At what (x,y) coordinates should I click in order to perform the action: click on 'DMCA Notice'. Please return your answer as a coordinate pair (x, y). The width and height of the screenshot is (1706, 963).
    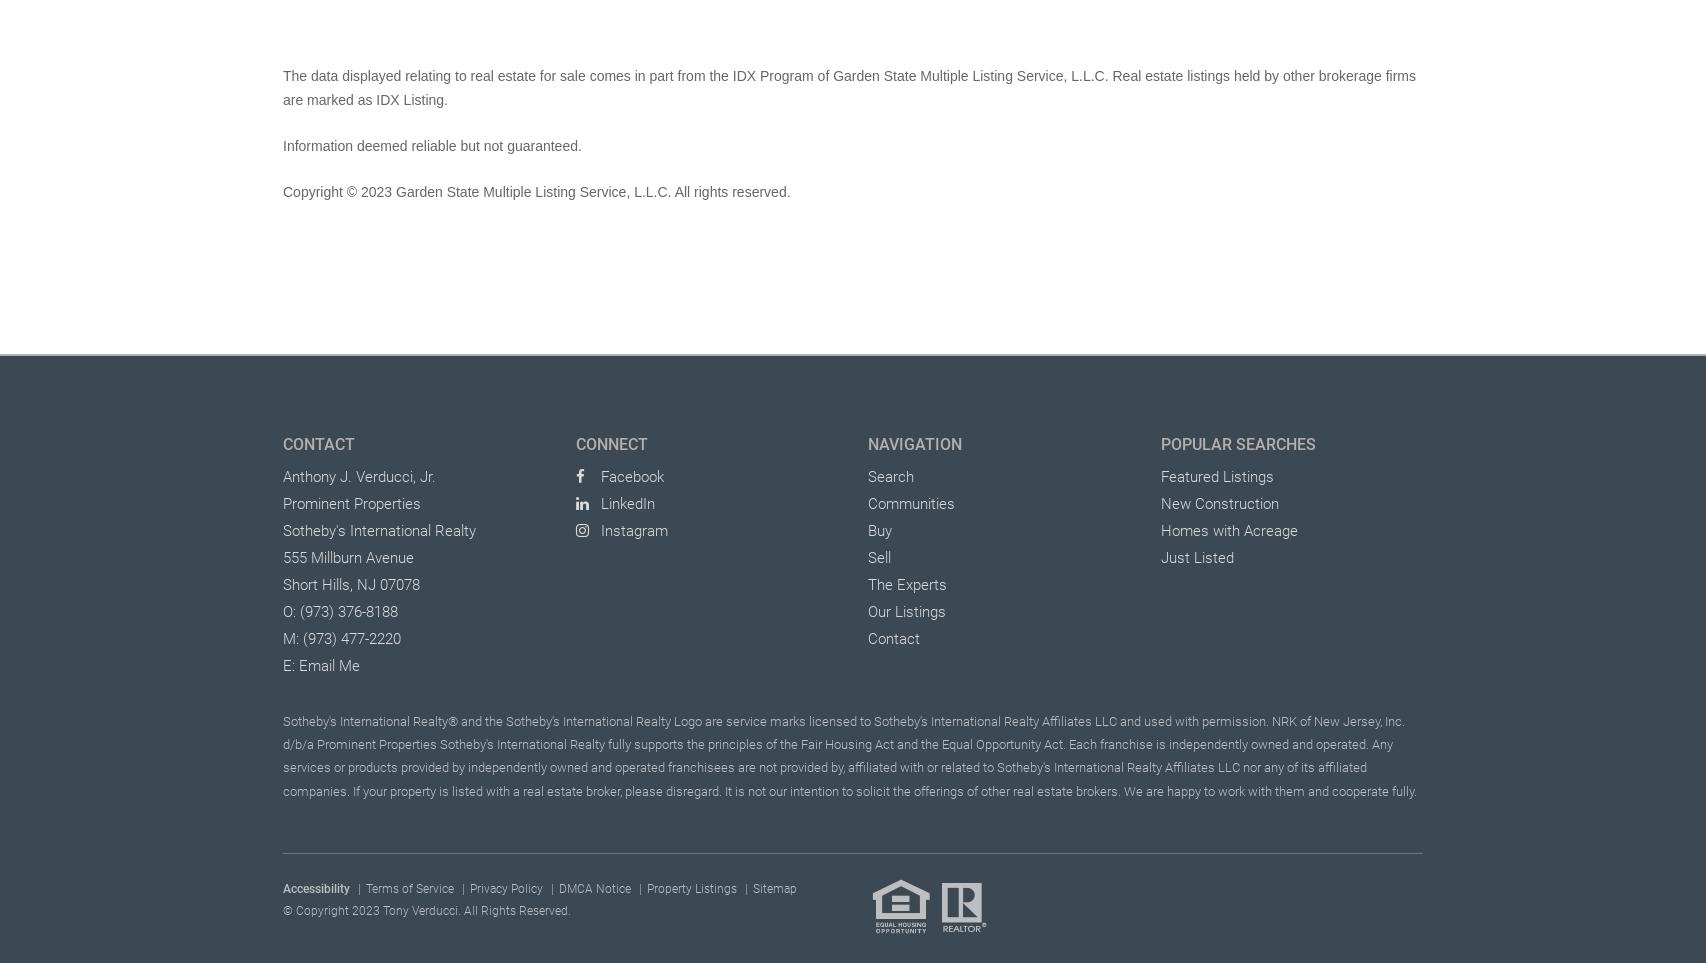
    Looking at the image, I should click on (558, 888).